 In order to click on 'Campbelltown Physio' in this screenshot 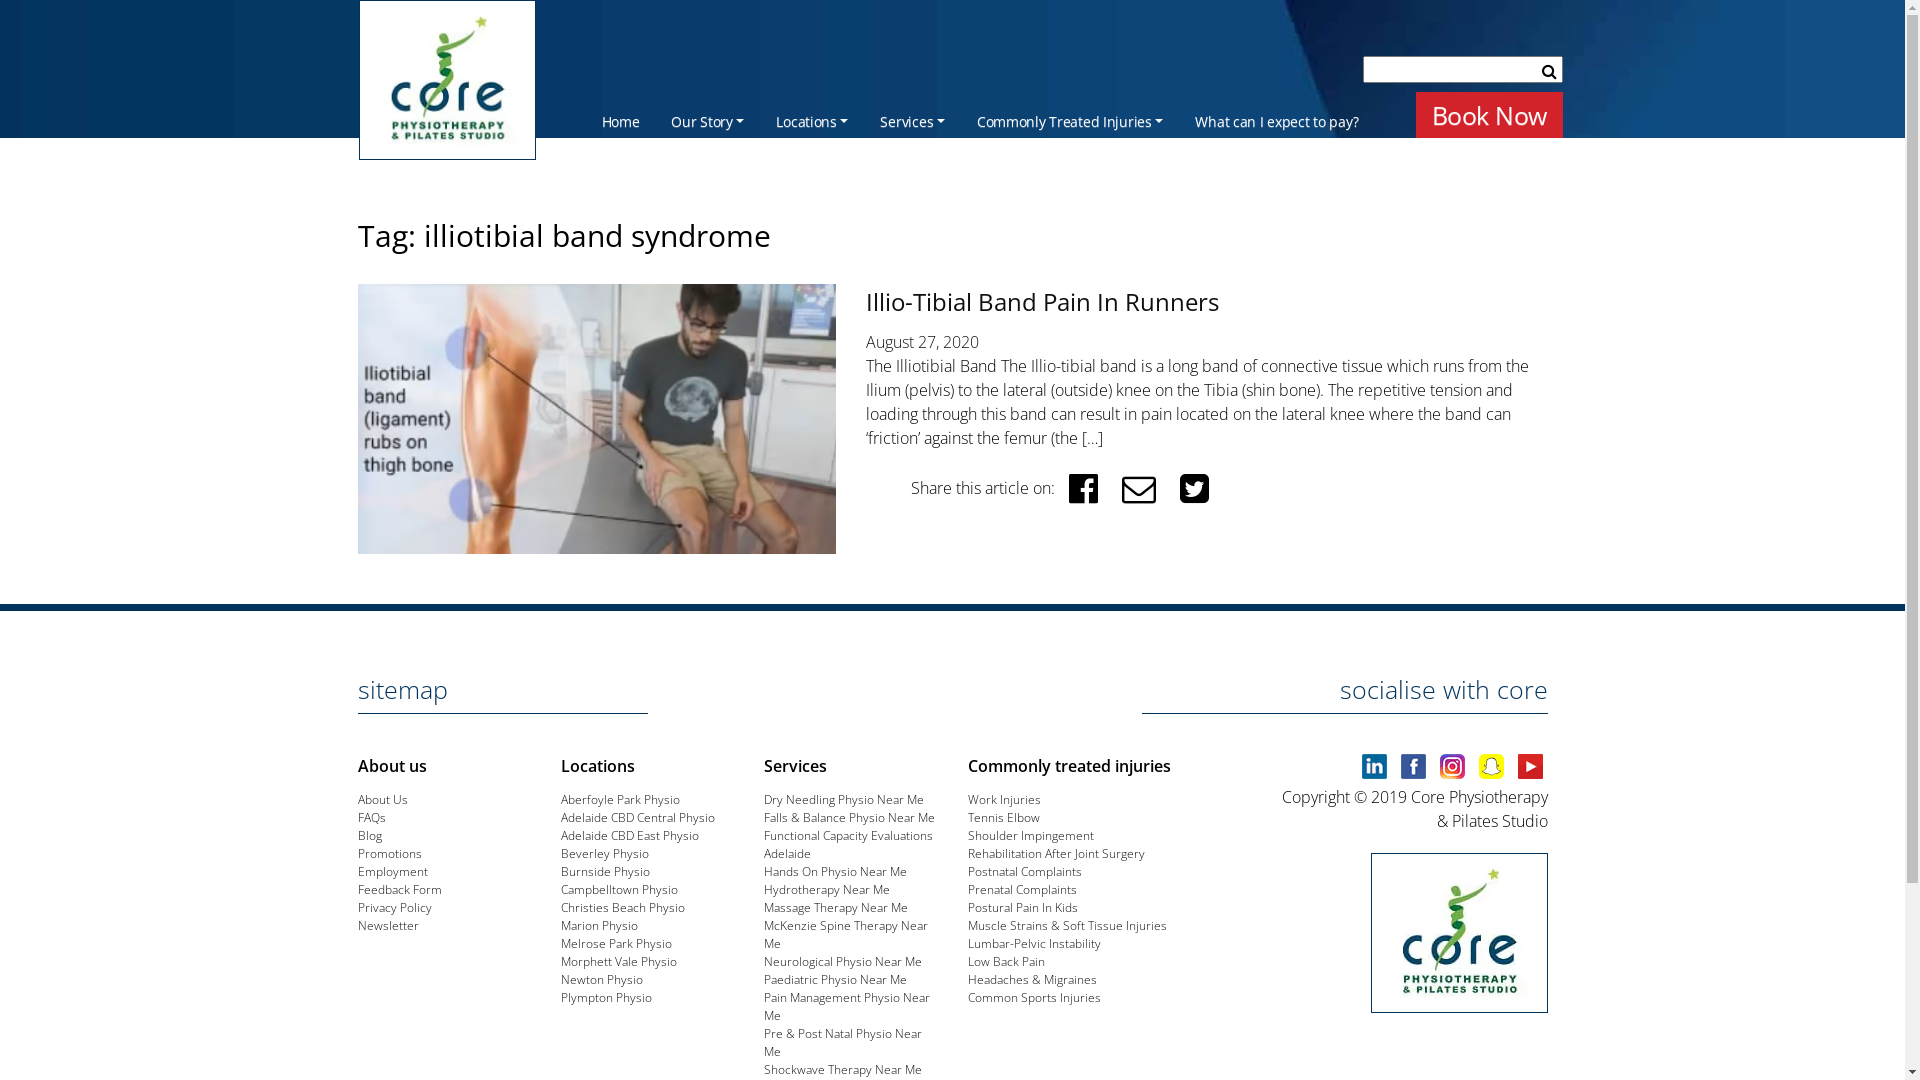, I will do `click(618, 888)`.